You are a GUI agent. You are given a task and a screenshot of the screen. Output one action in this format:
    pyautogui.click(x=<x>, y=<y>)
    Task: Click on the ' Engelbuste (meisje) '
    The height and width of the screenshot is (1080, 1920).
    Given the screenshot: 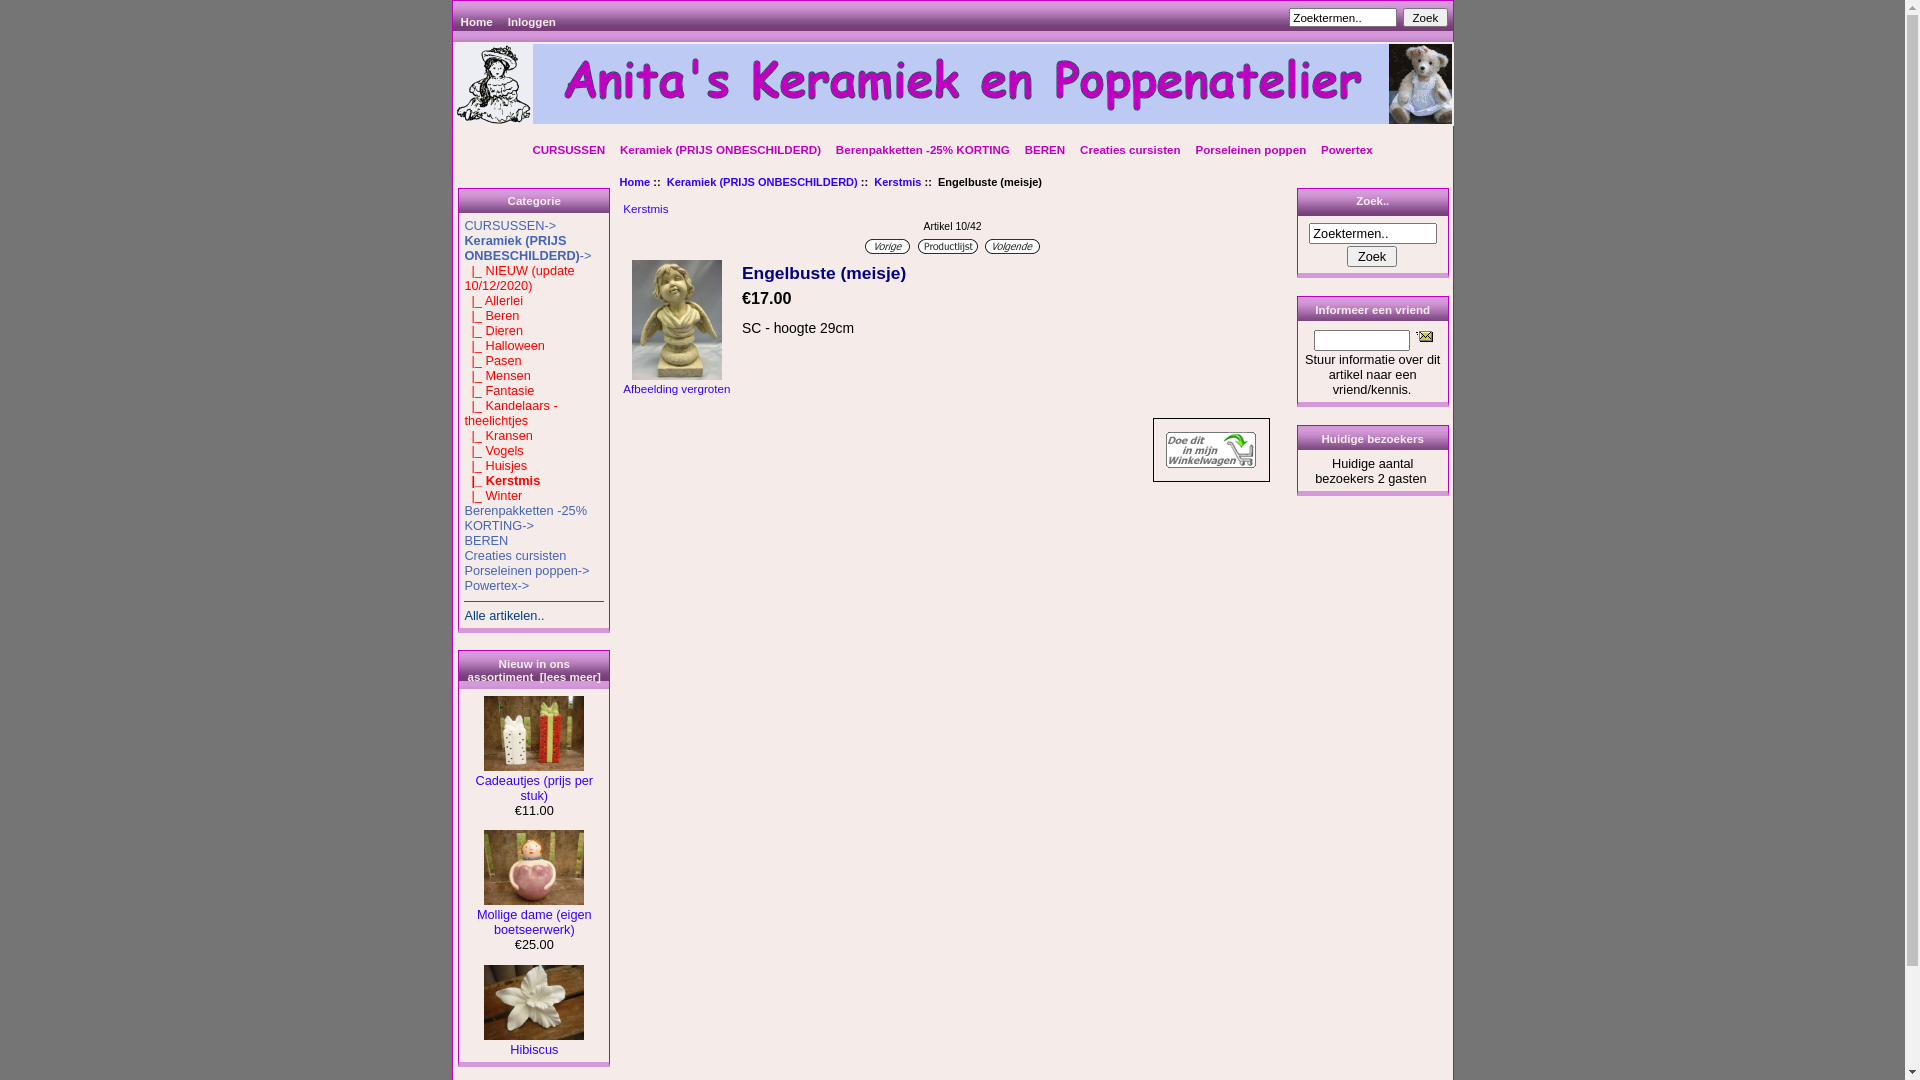 What is the action you would take?
    pyautogui.click(x=676, y=319)
    